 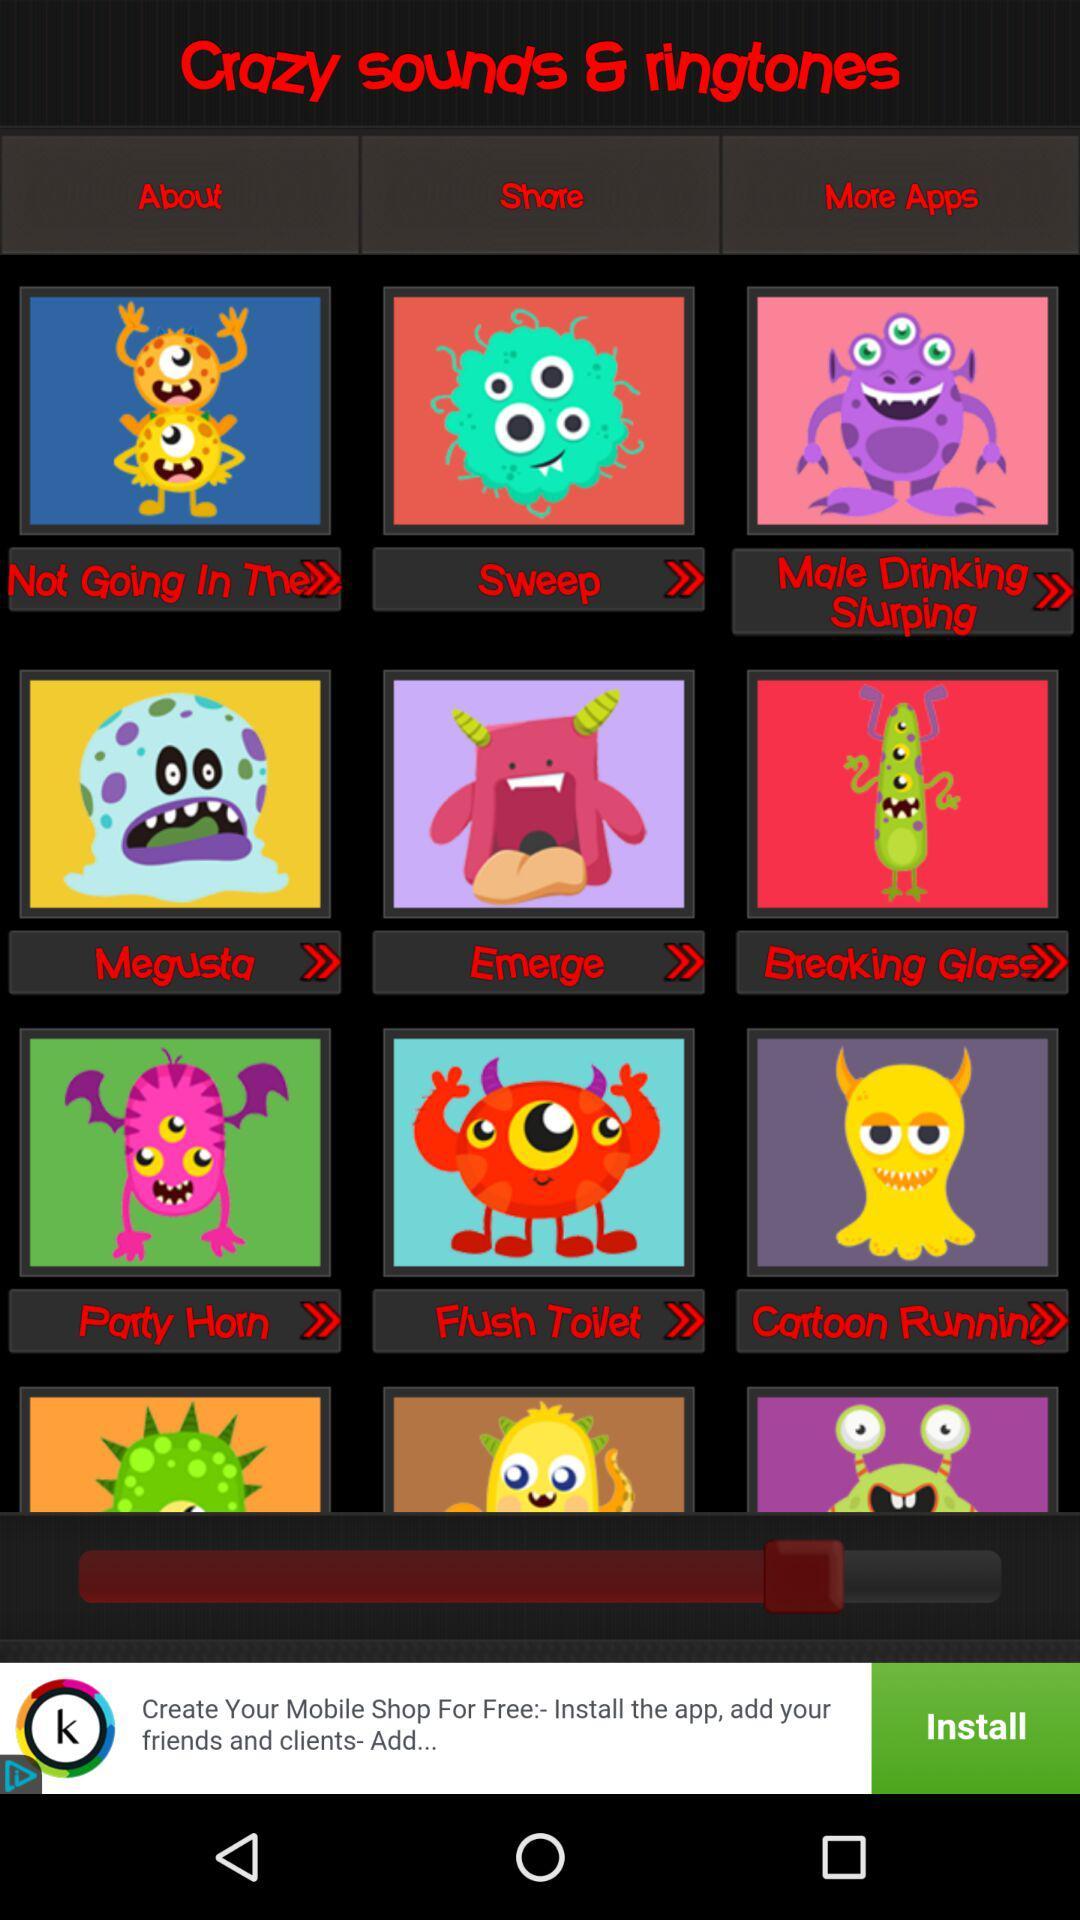 I want to click on sound, so click(x=174, y=411).